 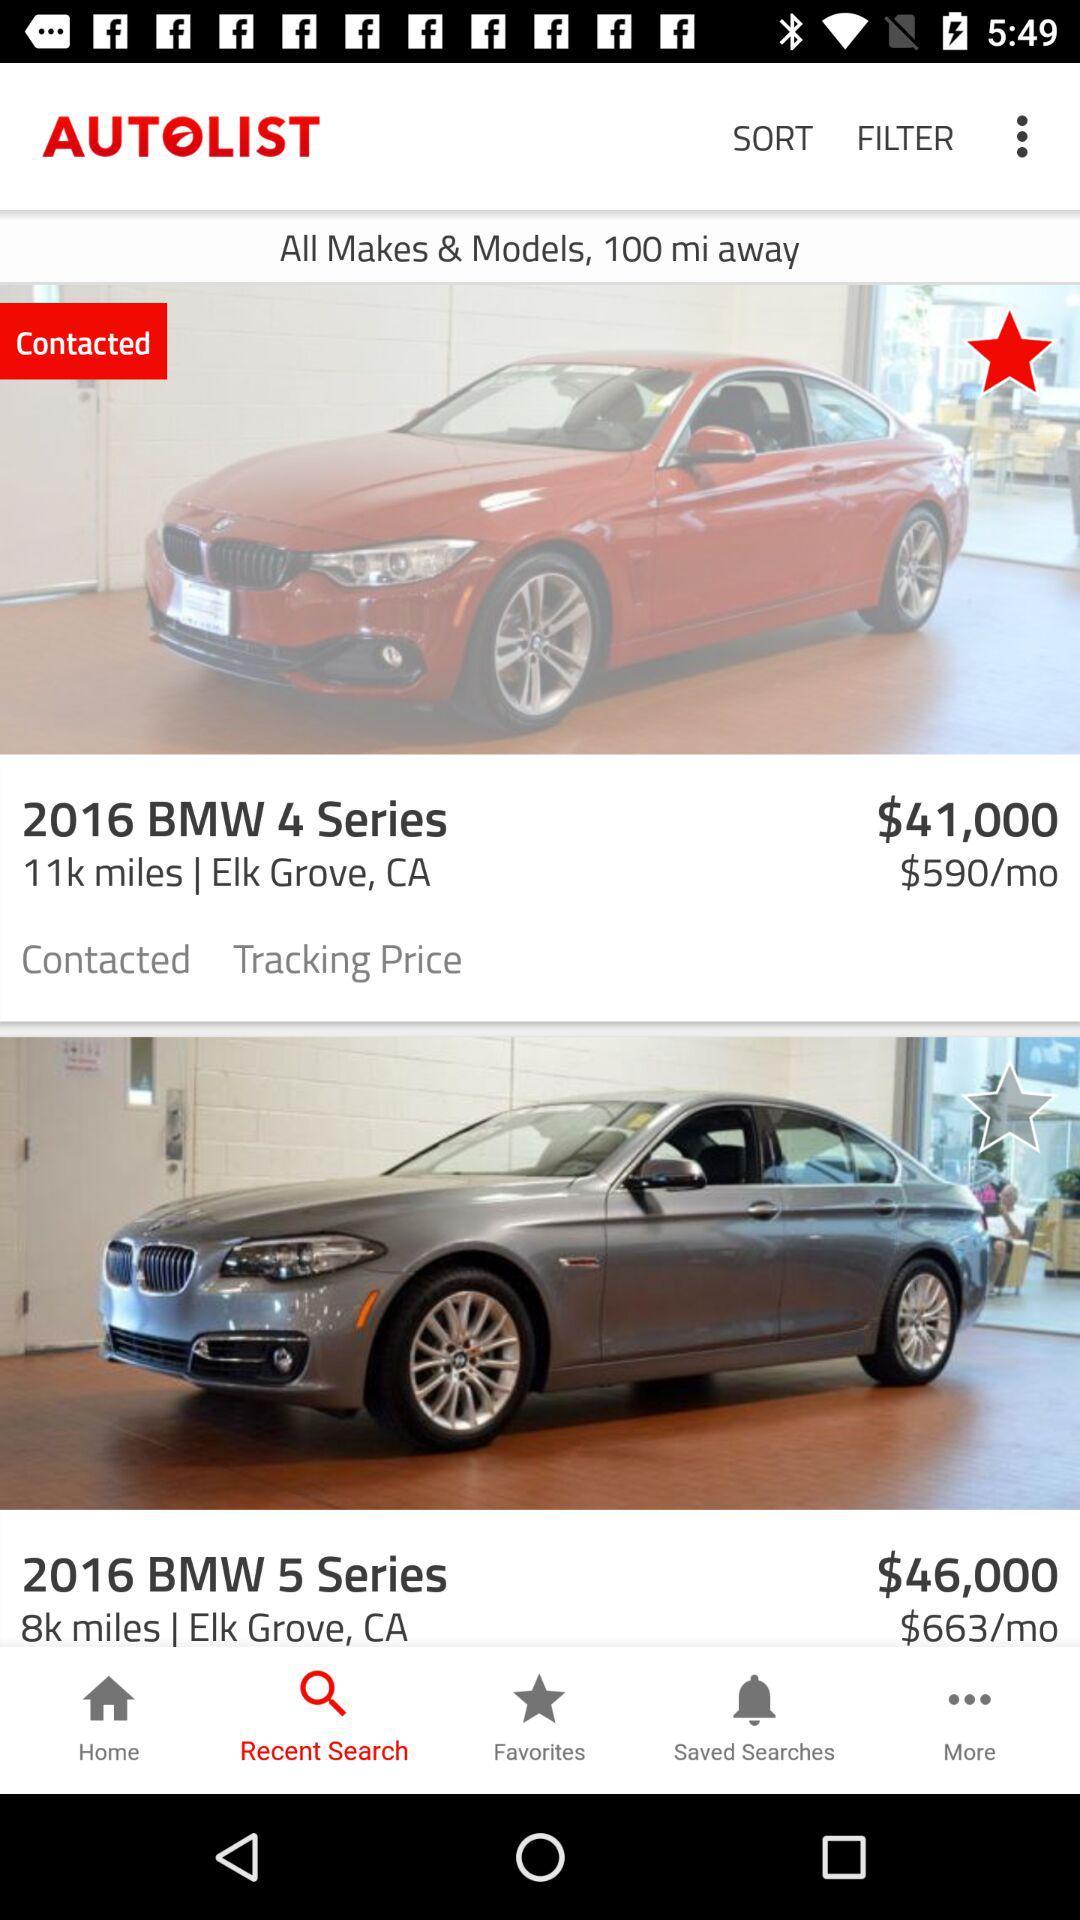 I want to click on the icon to the right of the sort icon, so click(x=905, y=135).